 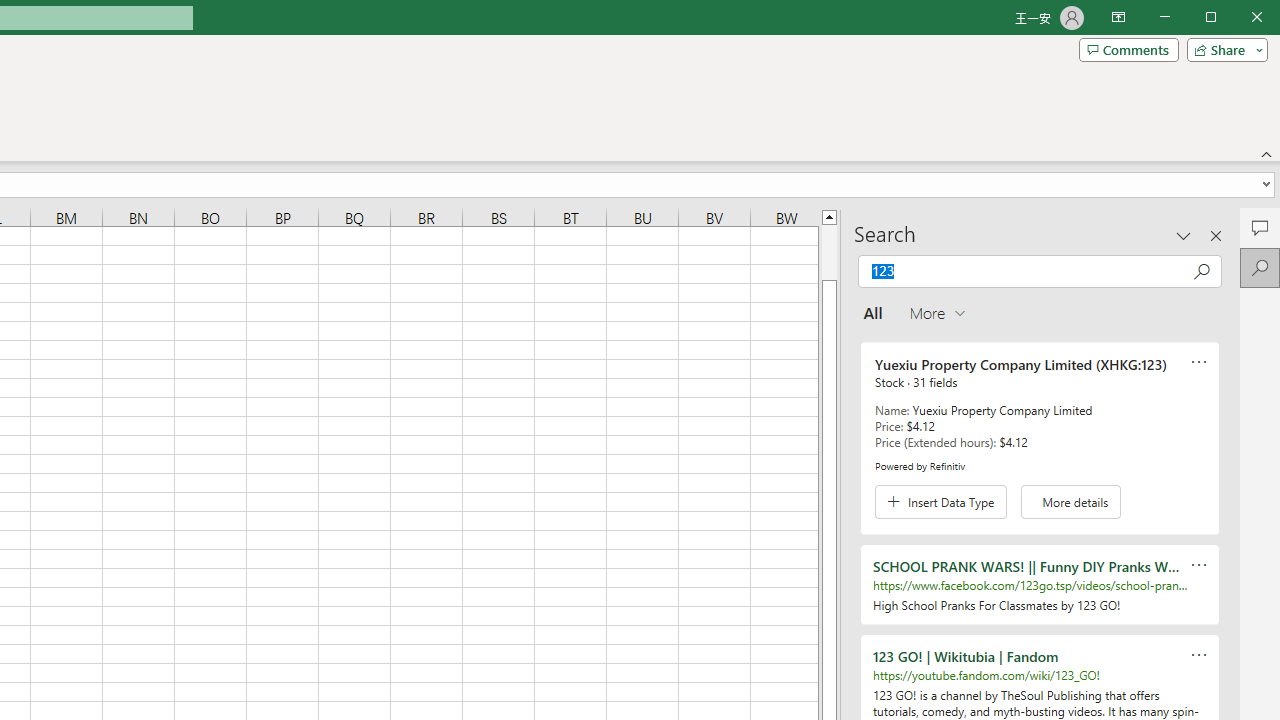 What do you see at coordinates (1184, 234) in the screenshot?
I see `'Task Pane Options'` at bounding box center [1184, 234].